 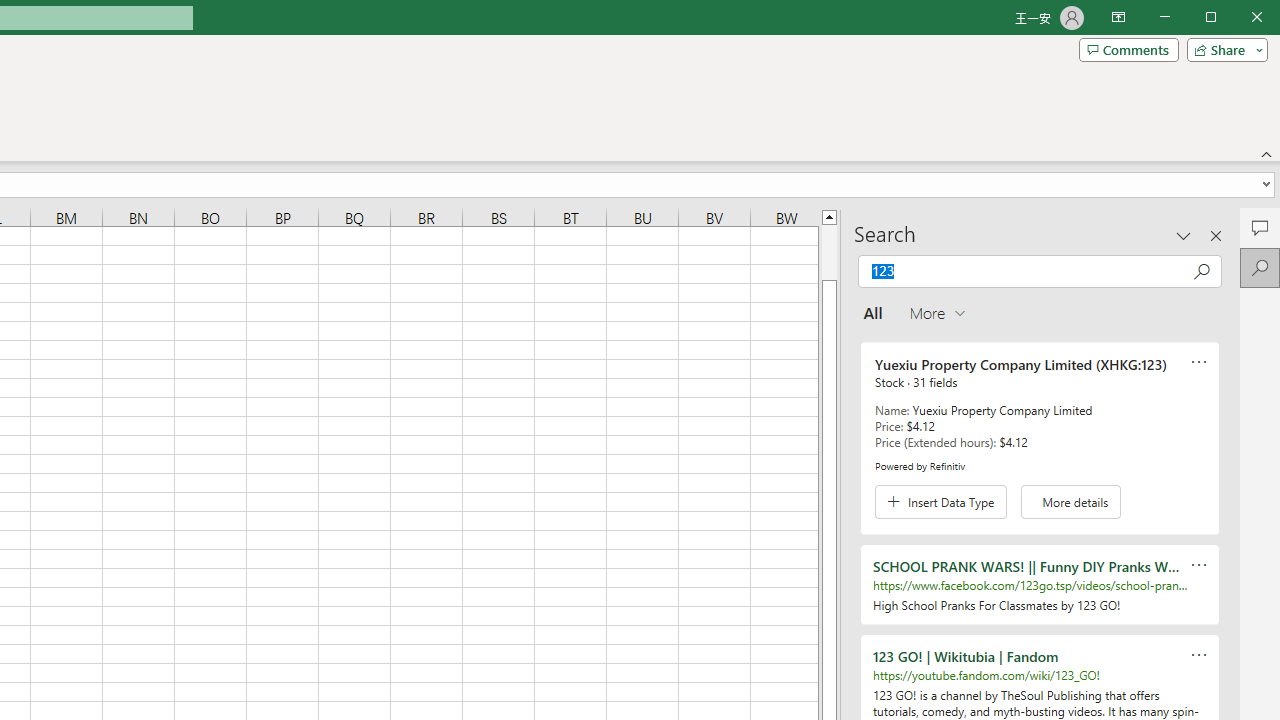 What do you see at coordinates (1184, 234) in the screenshot?
I see `'Task Pane Options'` at bounding box center [1184, 234].